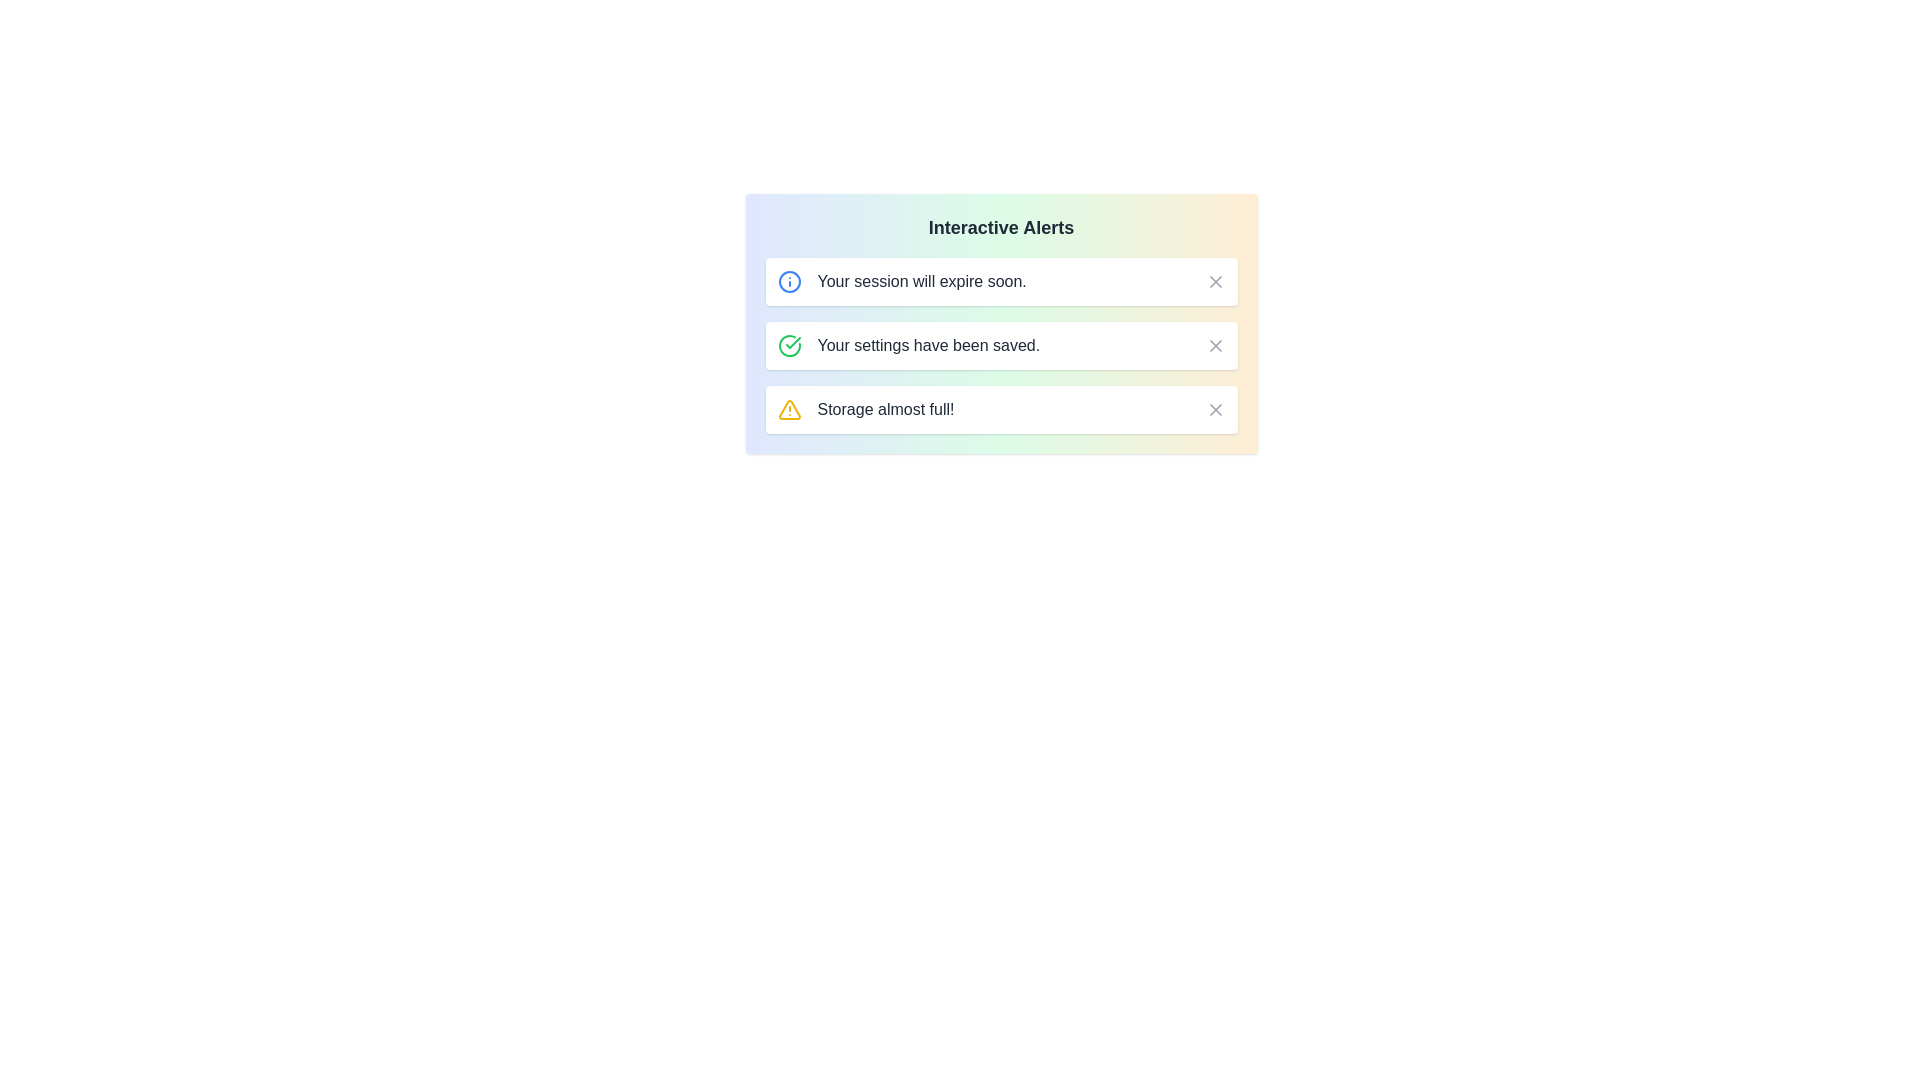  I want to click on the diagonal cross mark (X) icon in the third notification entry of the 'Interactive Alerts' interface, so click(1214, 408).